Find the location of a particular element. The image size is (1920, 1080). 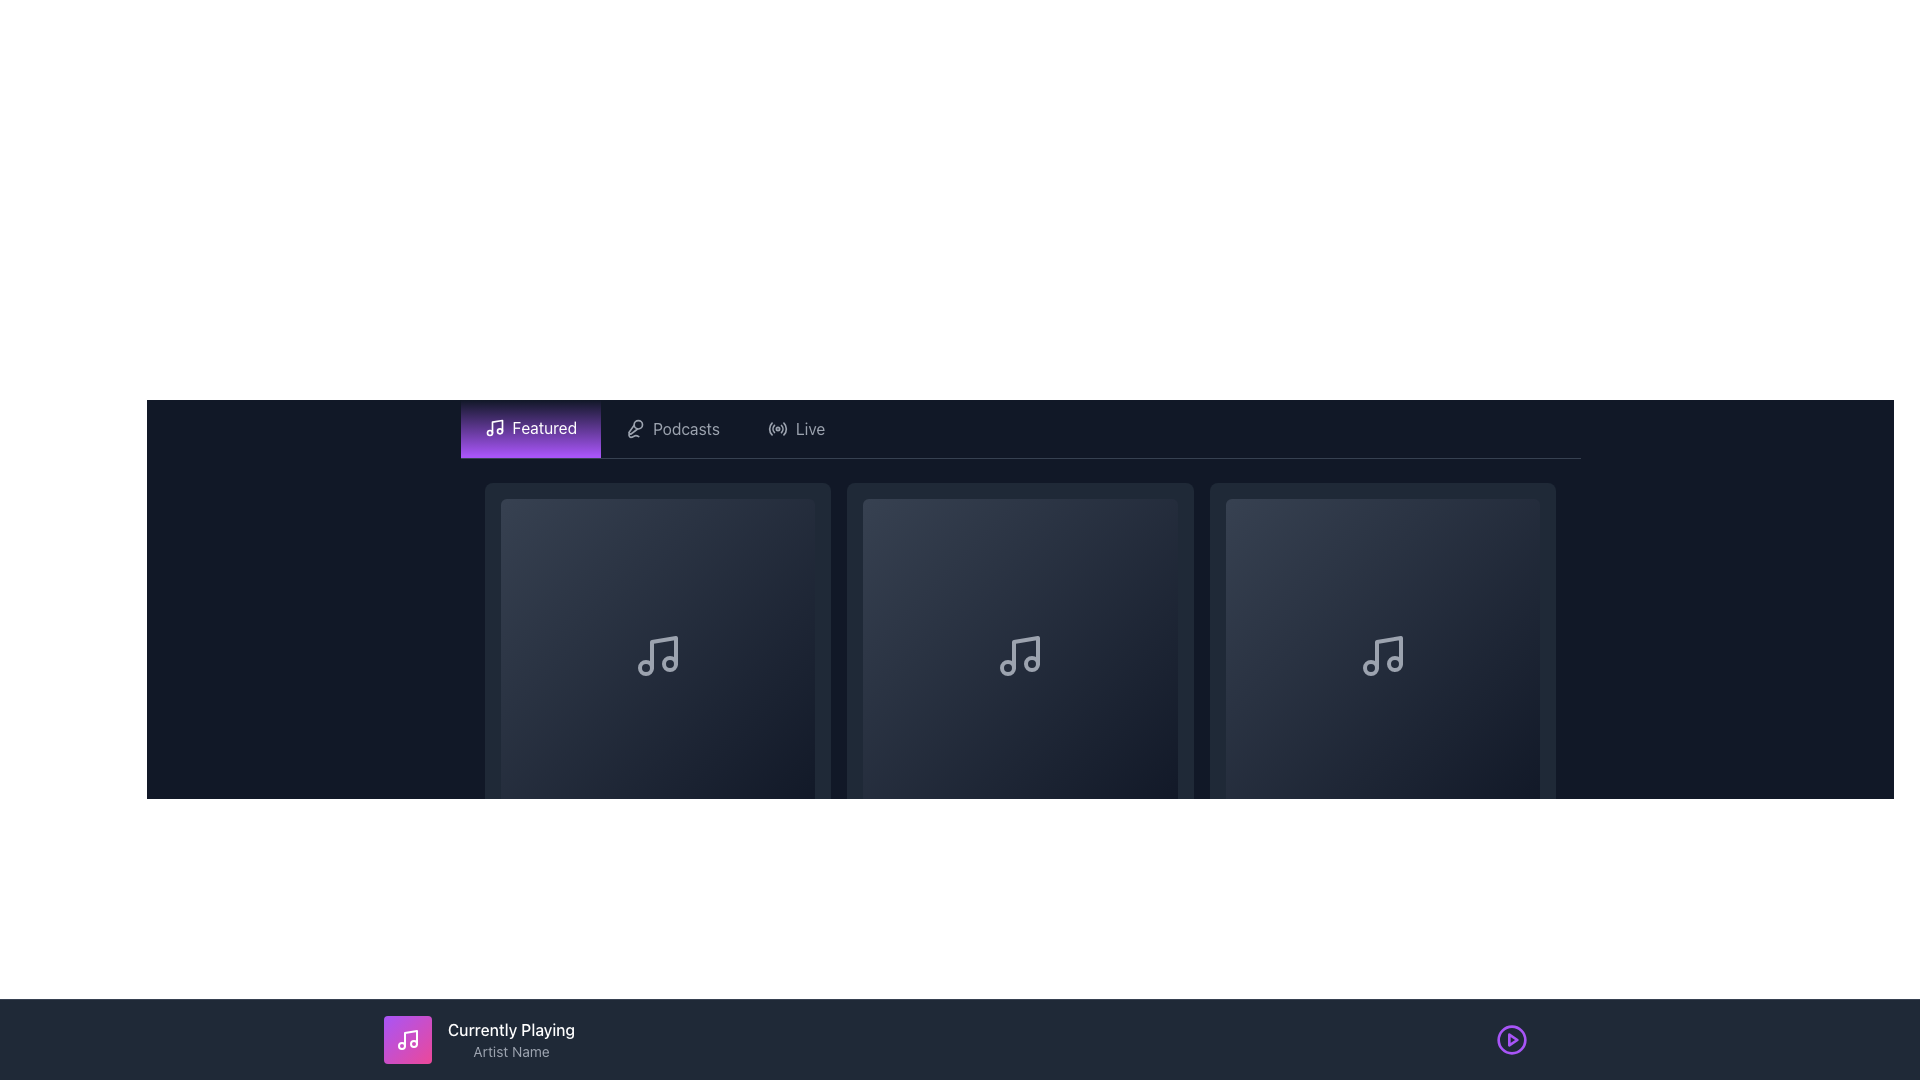

the triangular play icon within the purple circular control located at the bottom-right corner of the music player interface is located at coordinates (1513, 1039).